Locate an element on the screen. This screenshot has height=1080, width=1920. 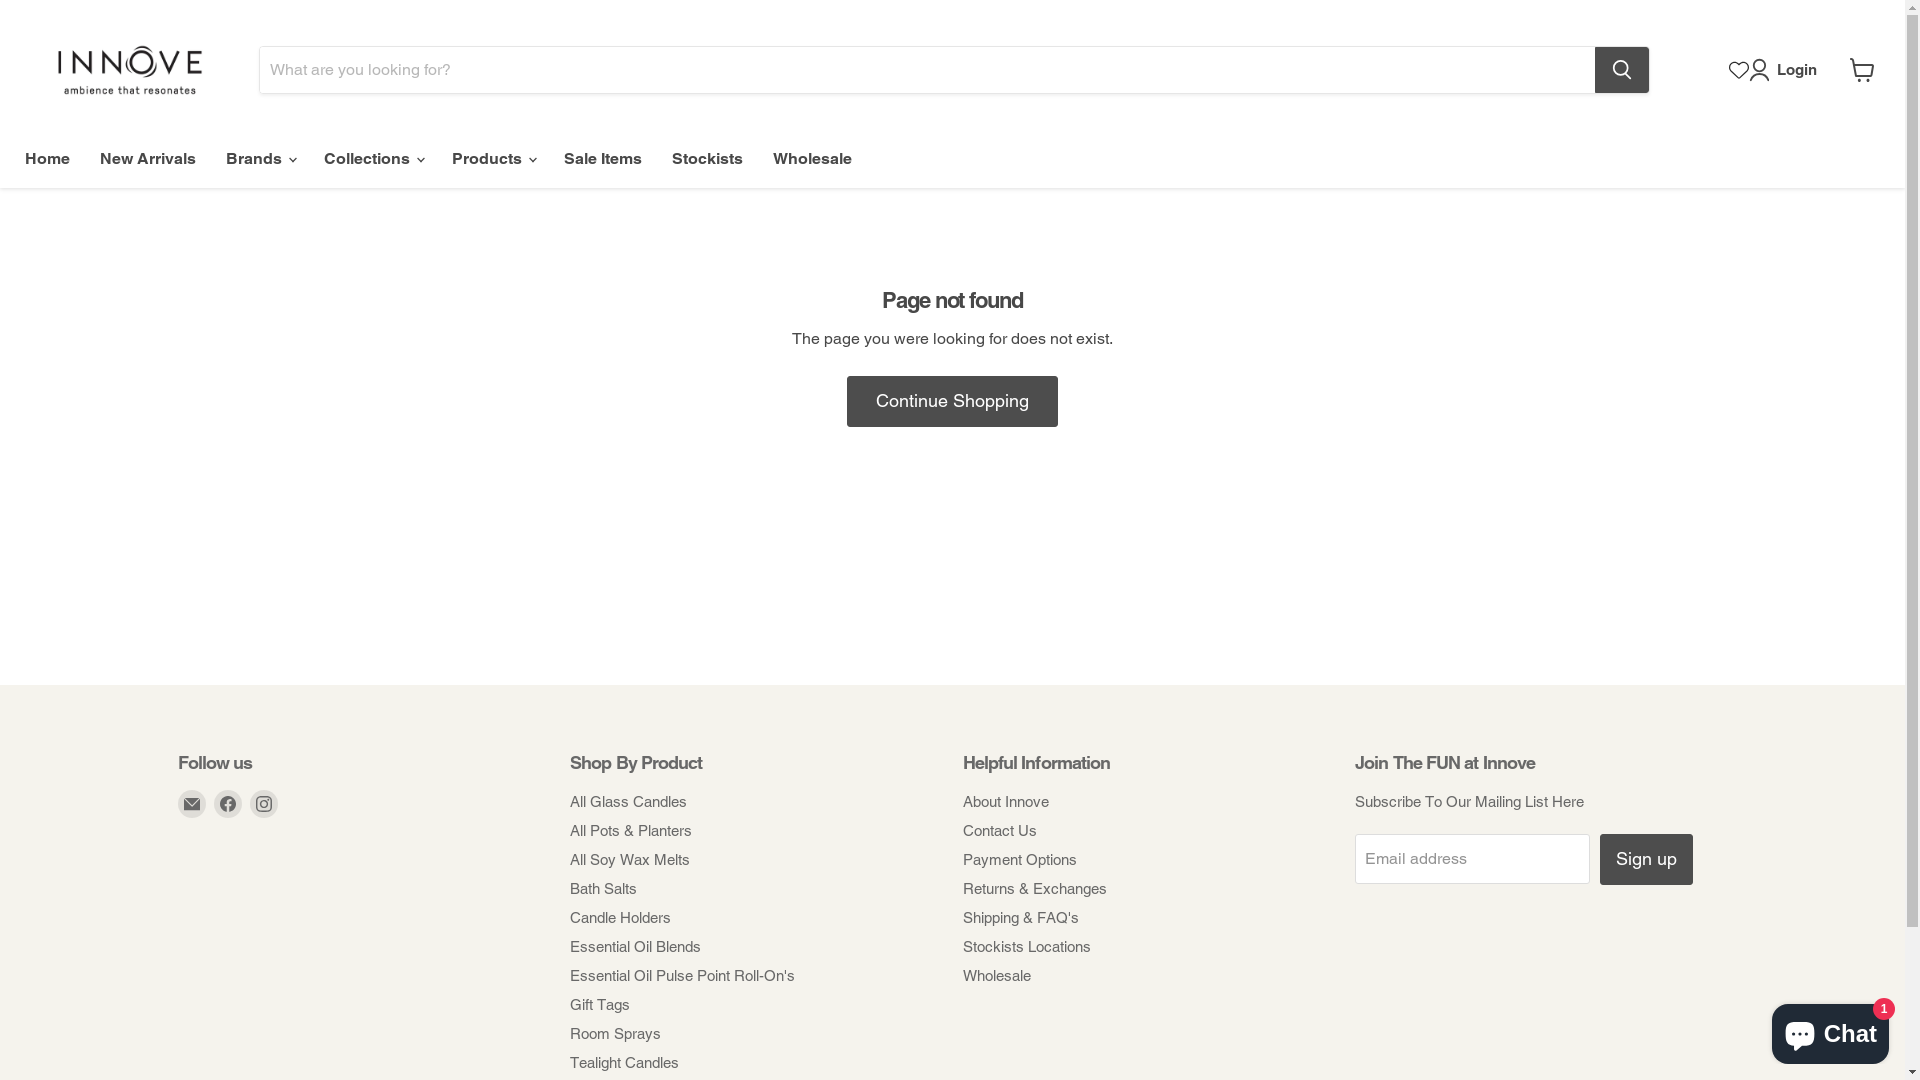
'Gift Tags' is located at coordinates (599, 1004).